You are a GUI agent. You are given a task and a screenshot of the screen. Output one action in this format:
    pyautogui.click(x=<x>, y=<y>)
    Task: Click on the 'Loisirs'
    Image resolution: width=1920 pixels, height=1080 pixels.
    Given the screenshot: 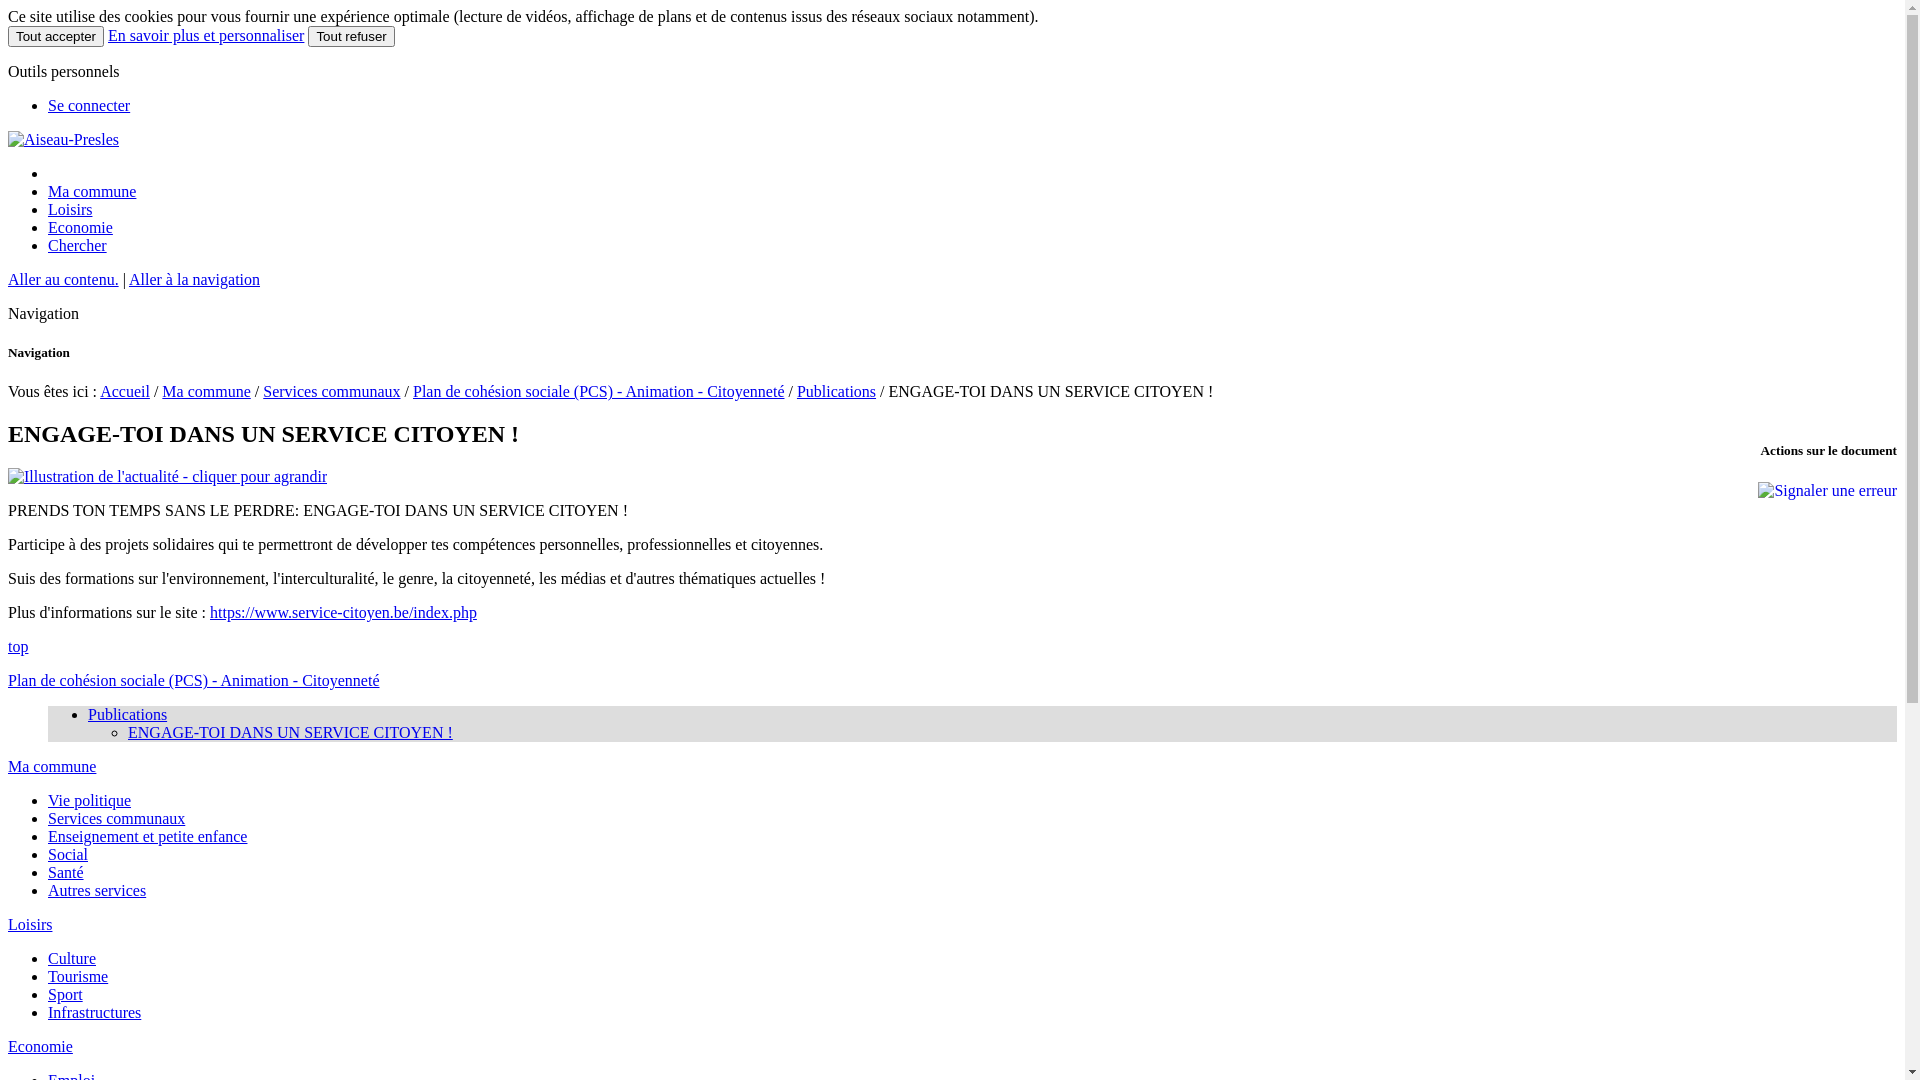 What is the action you would take?
    pyautogui.click(x=70, y=209)
    